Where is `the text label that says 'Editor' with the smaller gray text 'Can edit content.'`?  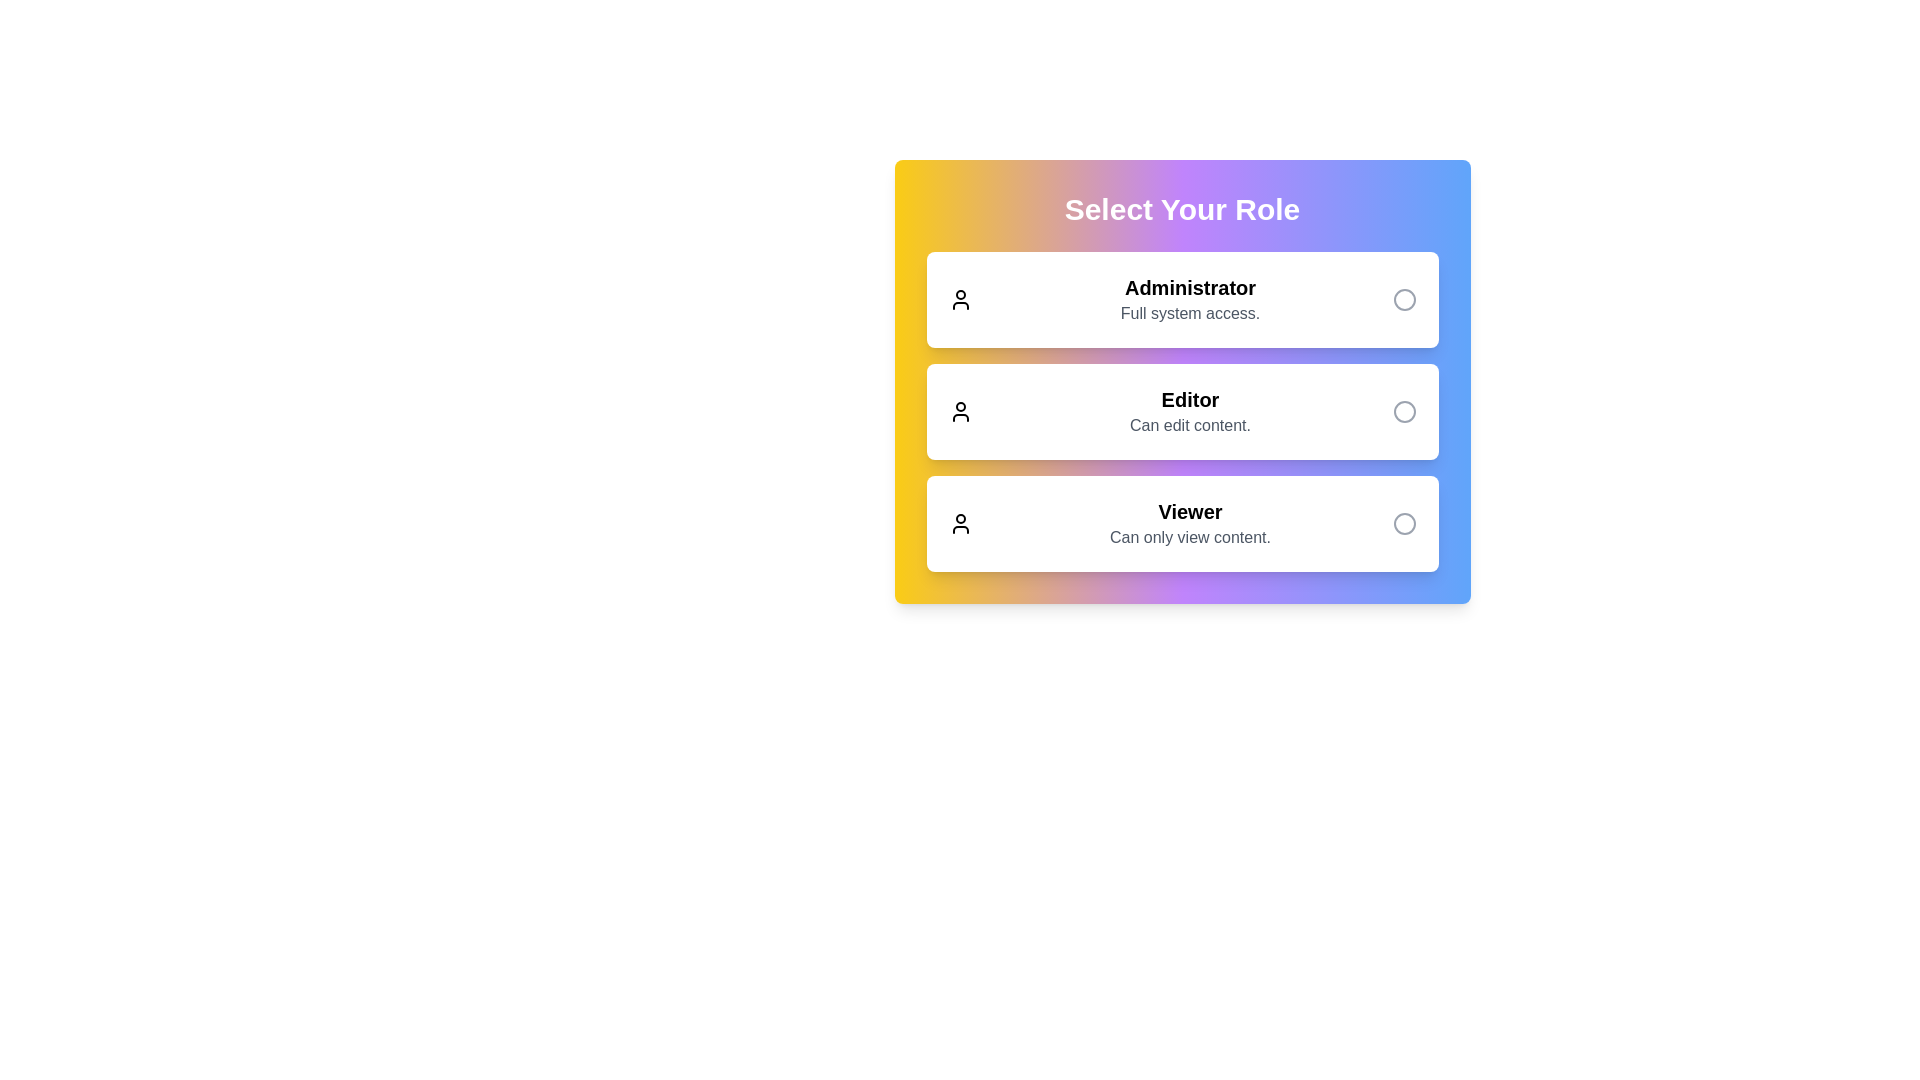
the text label that says 'Editor' with the smaller gray text 'Can edit content.' is located at coordinates (1190, 411).